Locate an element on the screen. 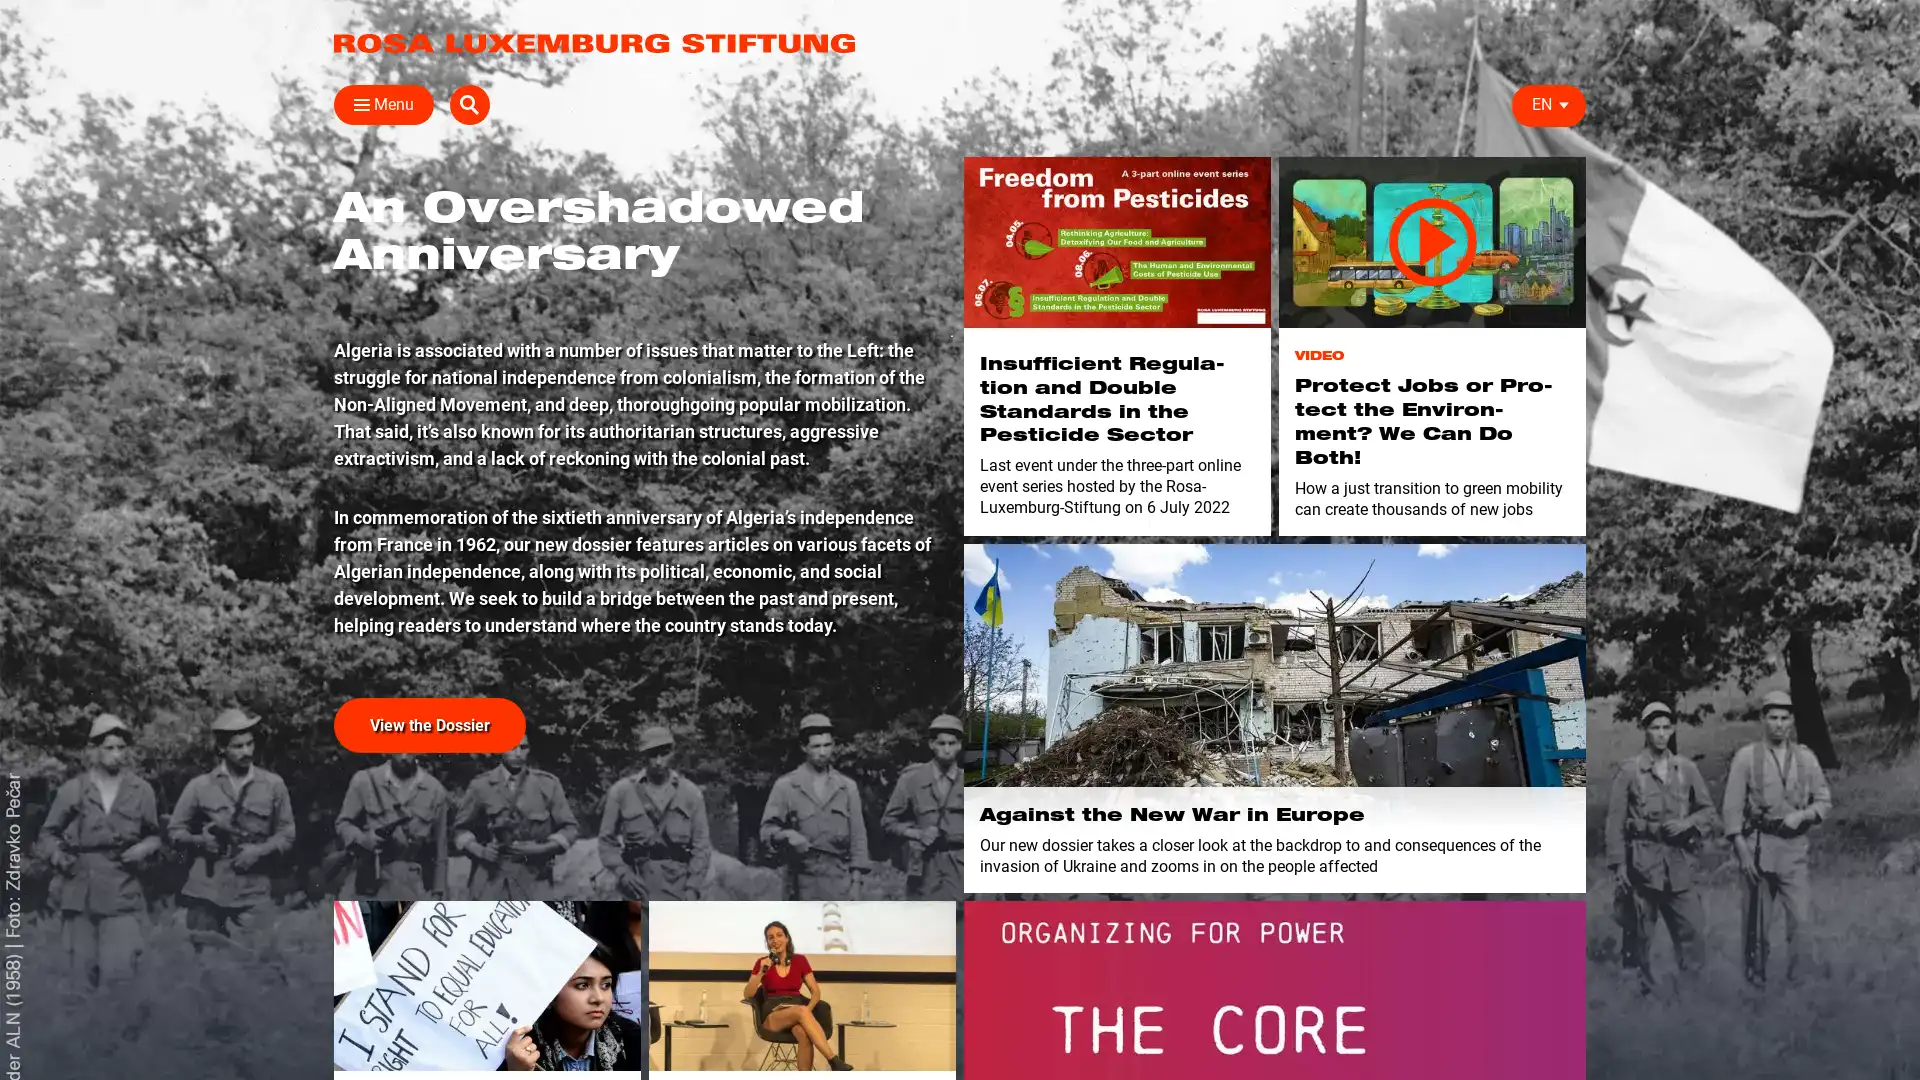 Image resolution: width=1920 pixels, height=1080 pixels. Search is located at coordinates (1280, 151).